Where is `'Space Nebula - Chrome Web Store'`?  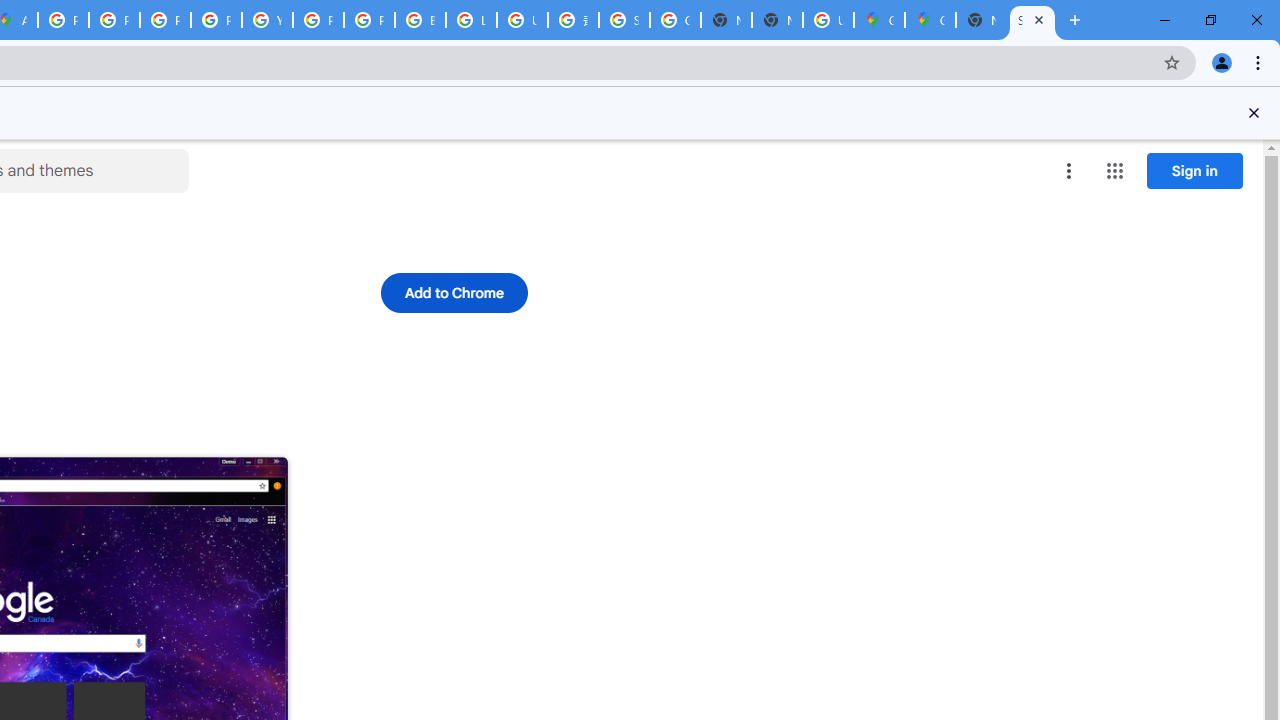
'Space Nebula - Chrome Web Store' is located at coordinates (1032, 20).